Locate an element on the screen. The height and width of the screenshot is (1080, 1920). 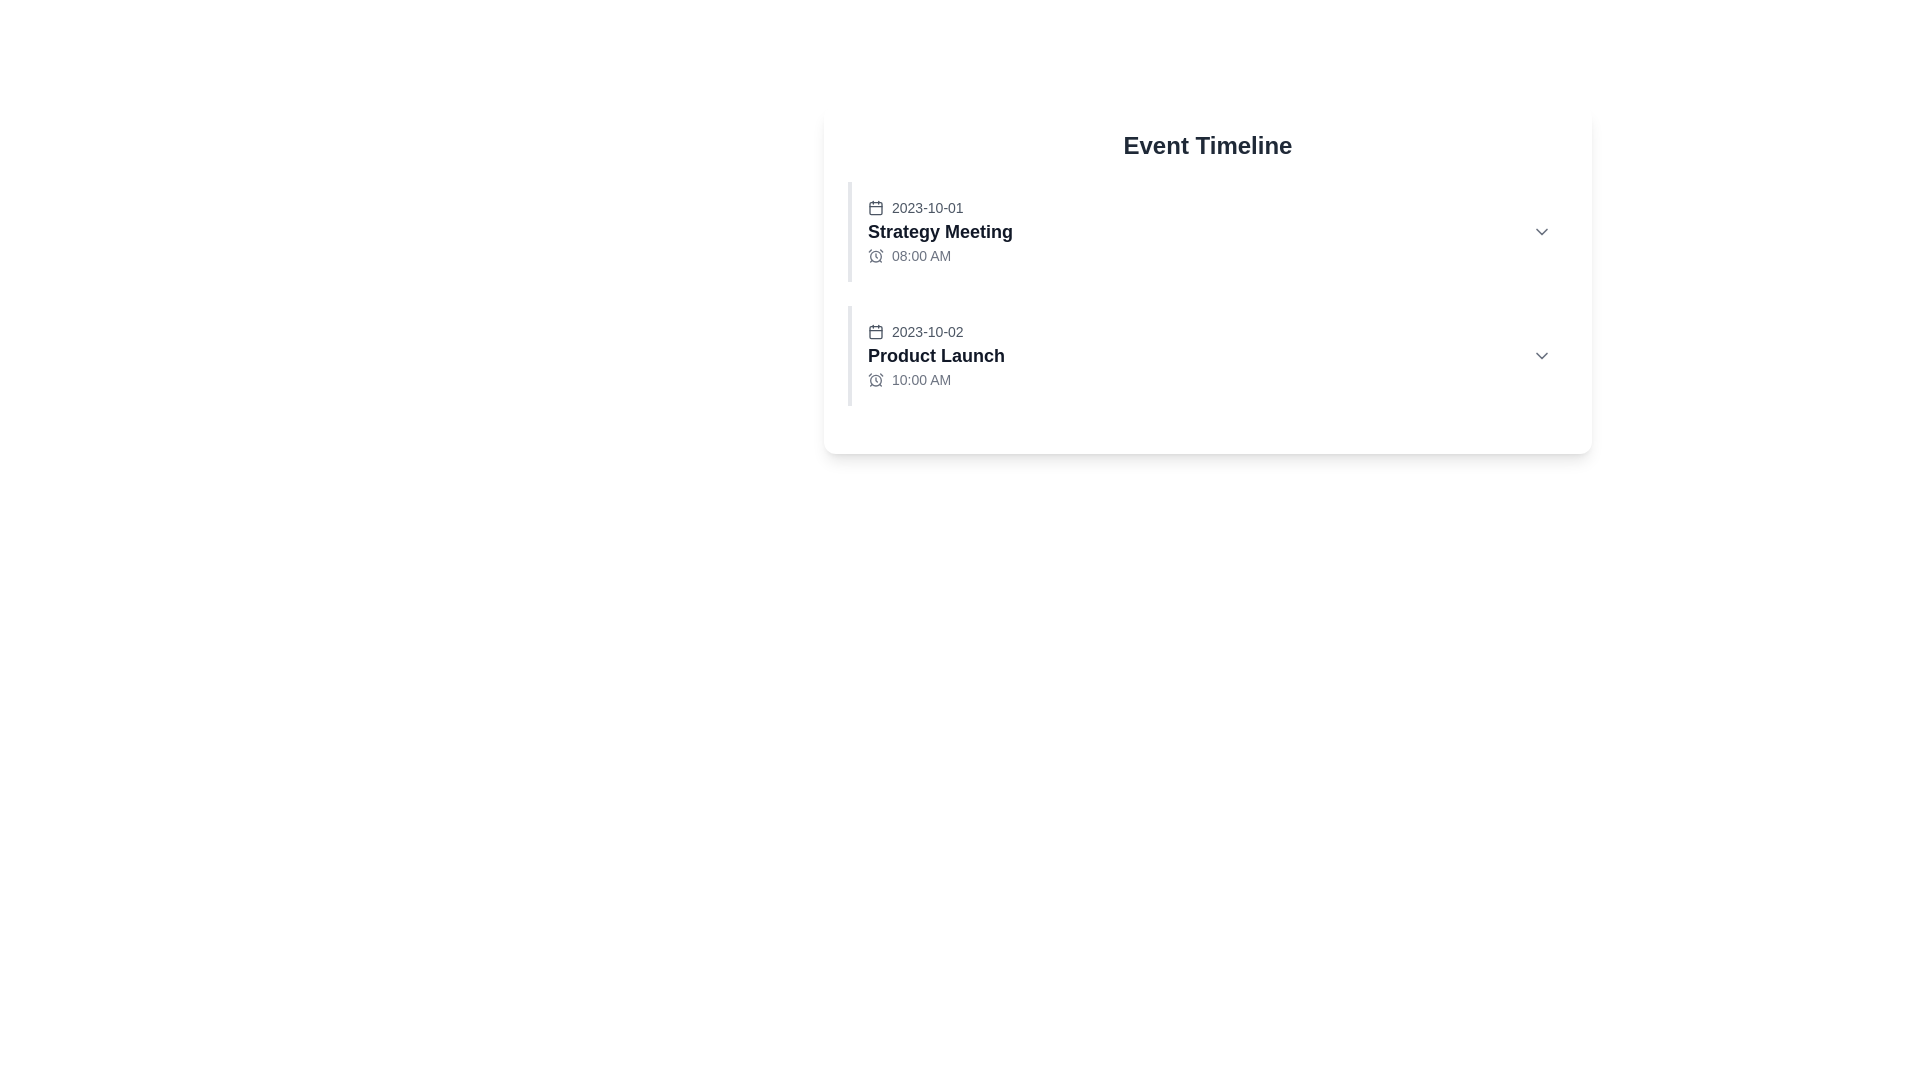
the '2023-10-01 Strategy Meeting 08:00 AM' event entry is located at coordinates (939, 230).